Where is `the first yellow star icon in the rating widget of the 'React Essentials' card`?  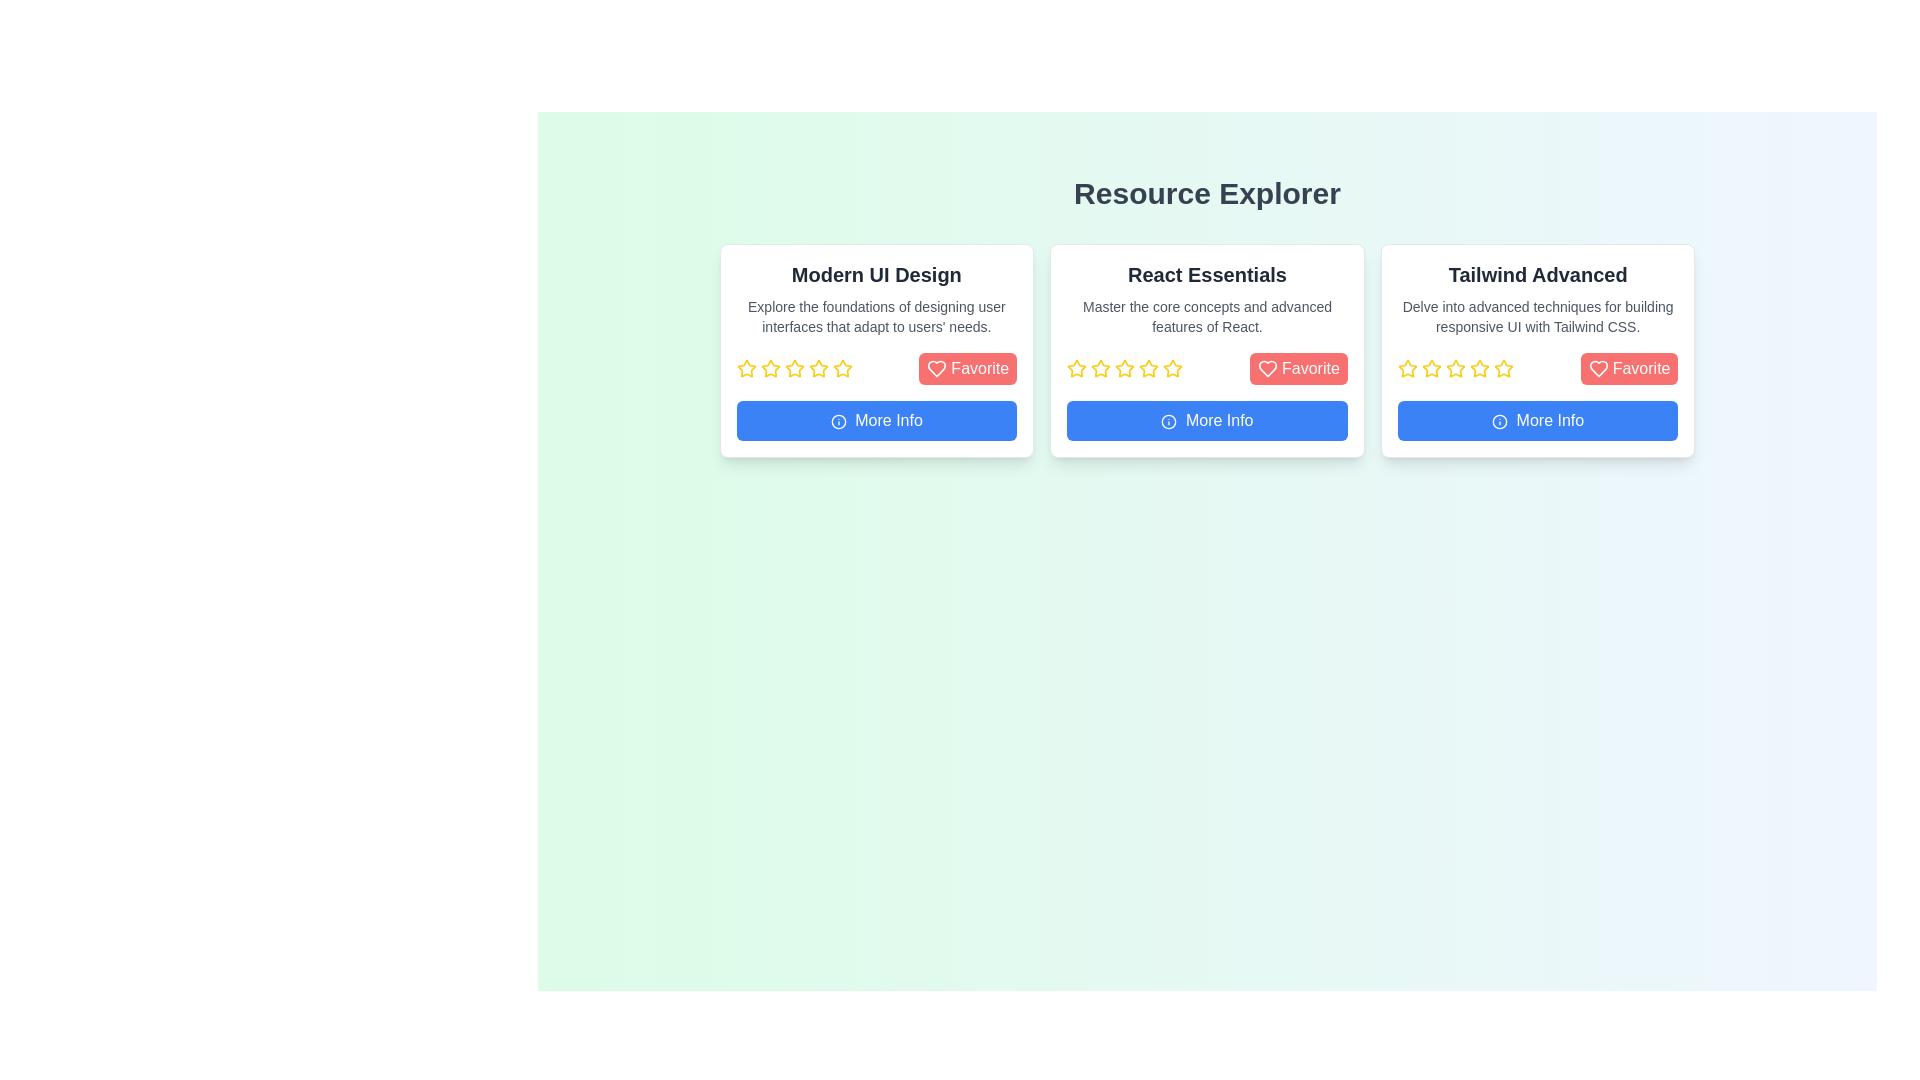 the first yellow star icon in the rating widget of the 'React Essentials' card is located at coordinates (1076, 369).